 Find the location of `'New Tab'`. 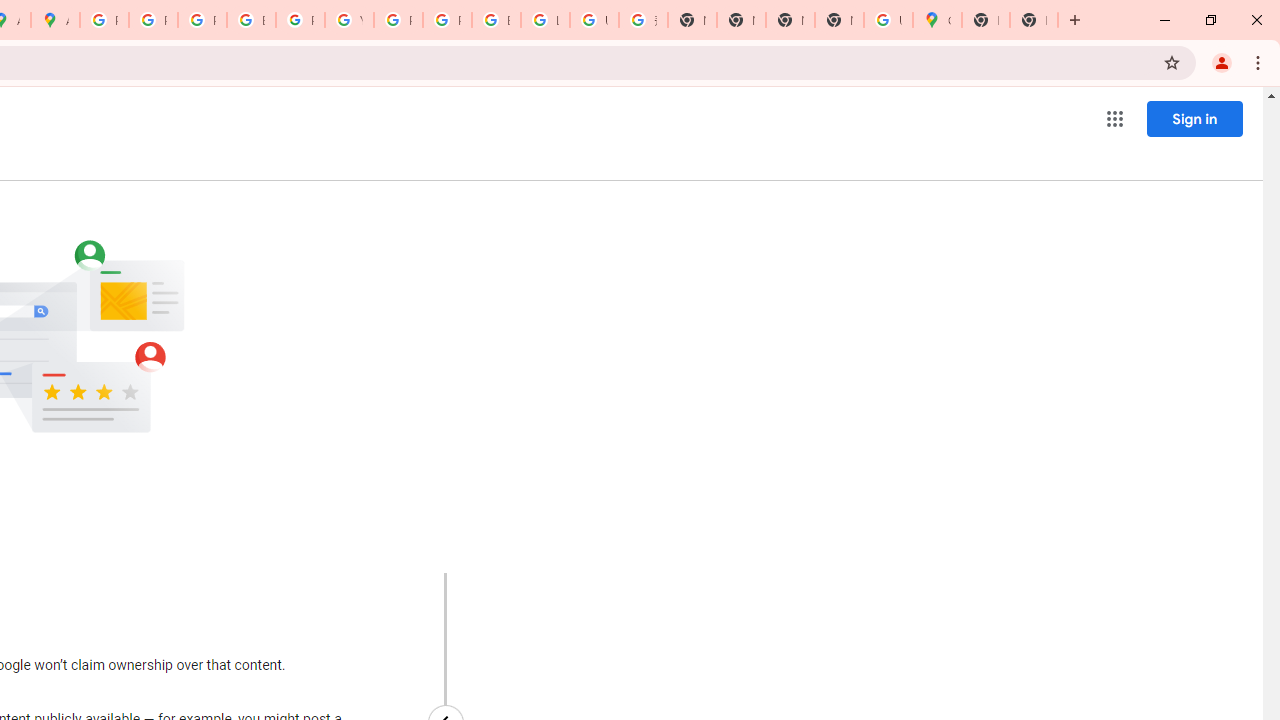

'New Tab' is located at coordinates (1034, 20).